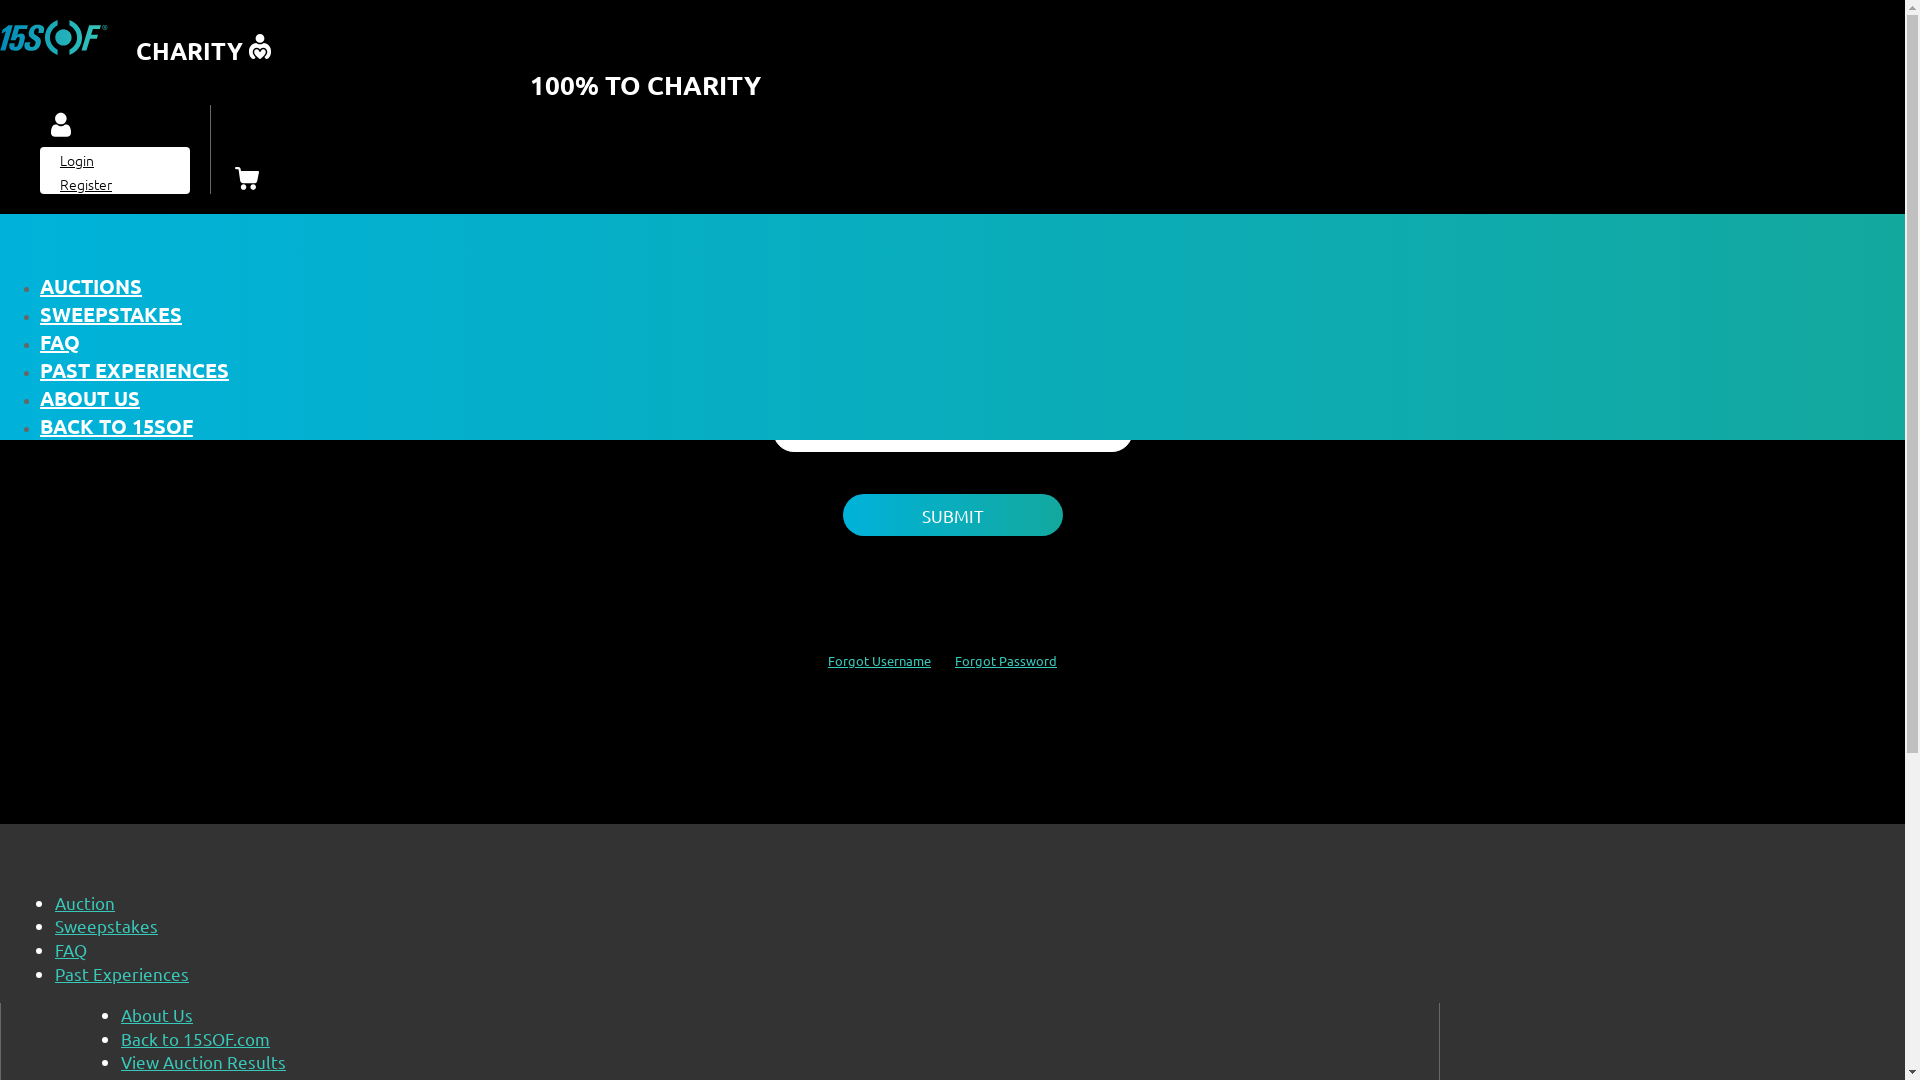 Image resolution: width=1920 pixels, height=1080 pixels. Describe the element at coordinates (109, 313) in the screenshot. I see `'SWEEPSTAKES'` at that location.